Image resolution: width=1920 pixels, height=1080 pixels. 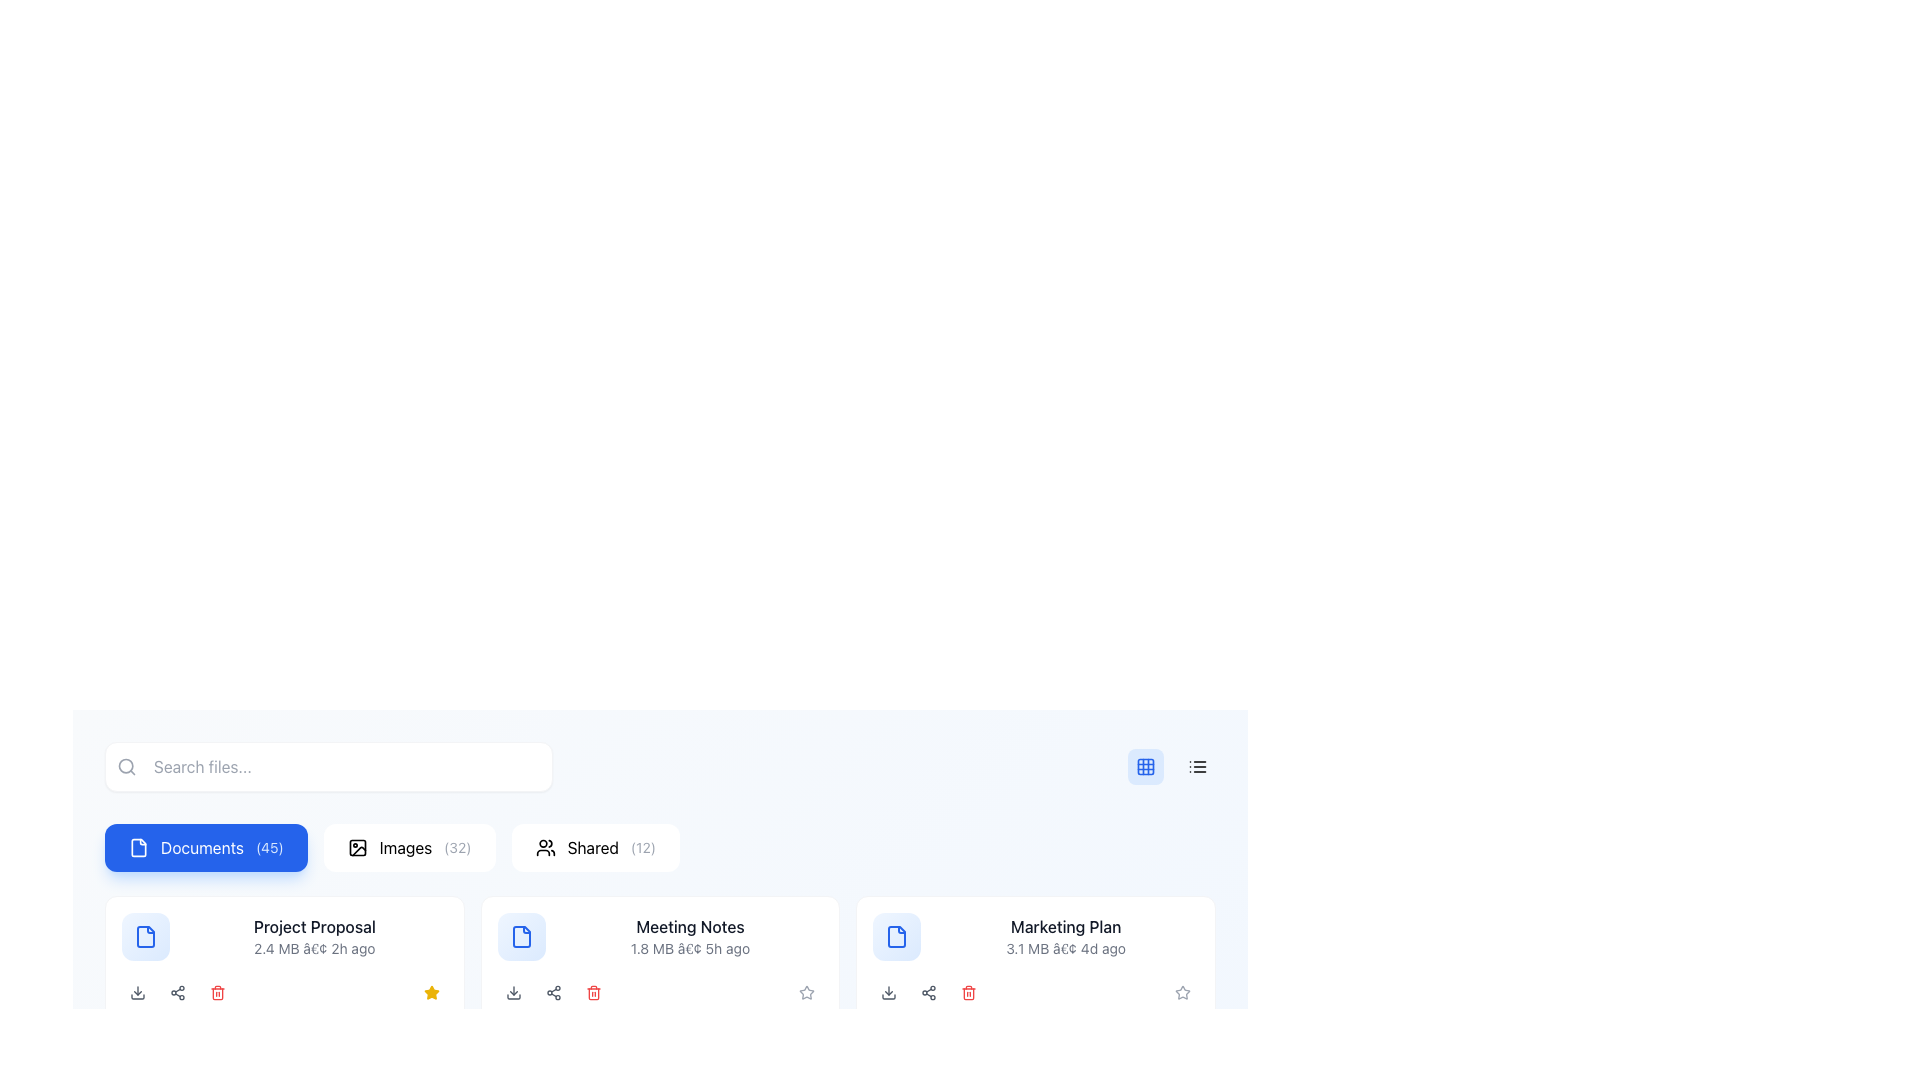 I want to click on the rounded square icon with a gradient blue background, featuring a document-shaped icon, so click(x=521, y=937).